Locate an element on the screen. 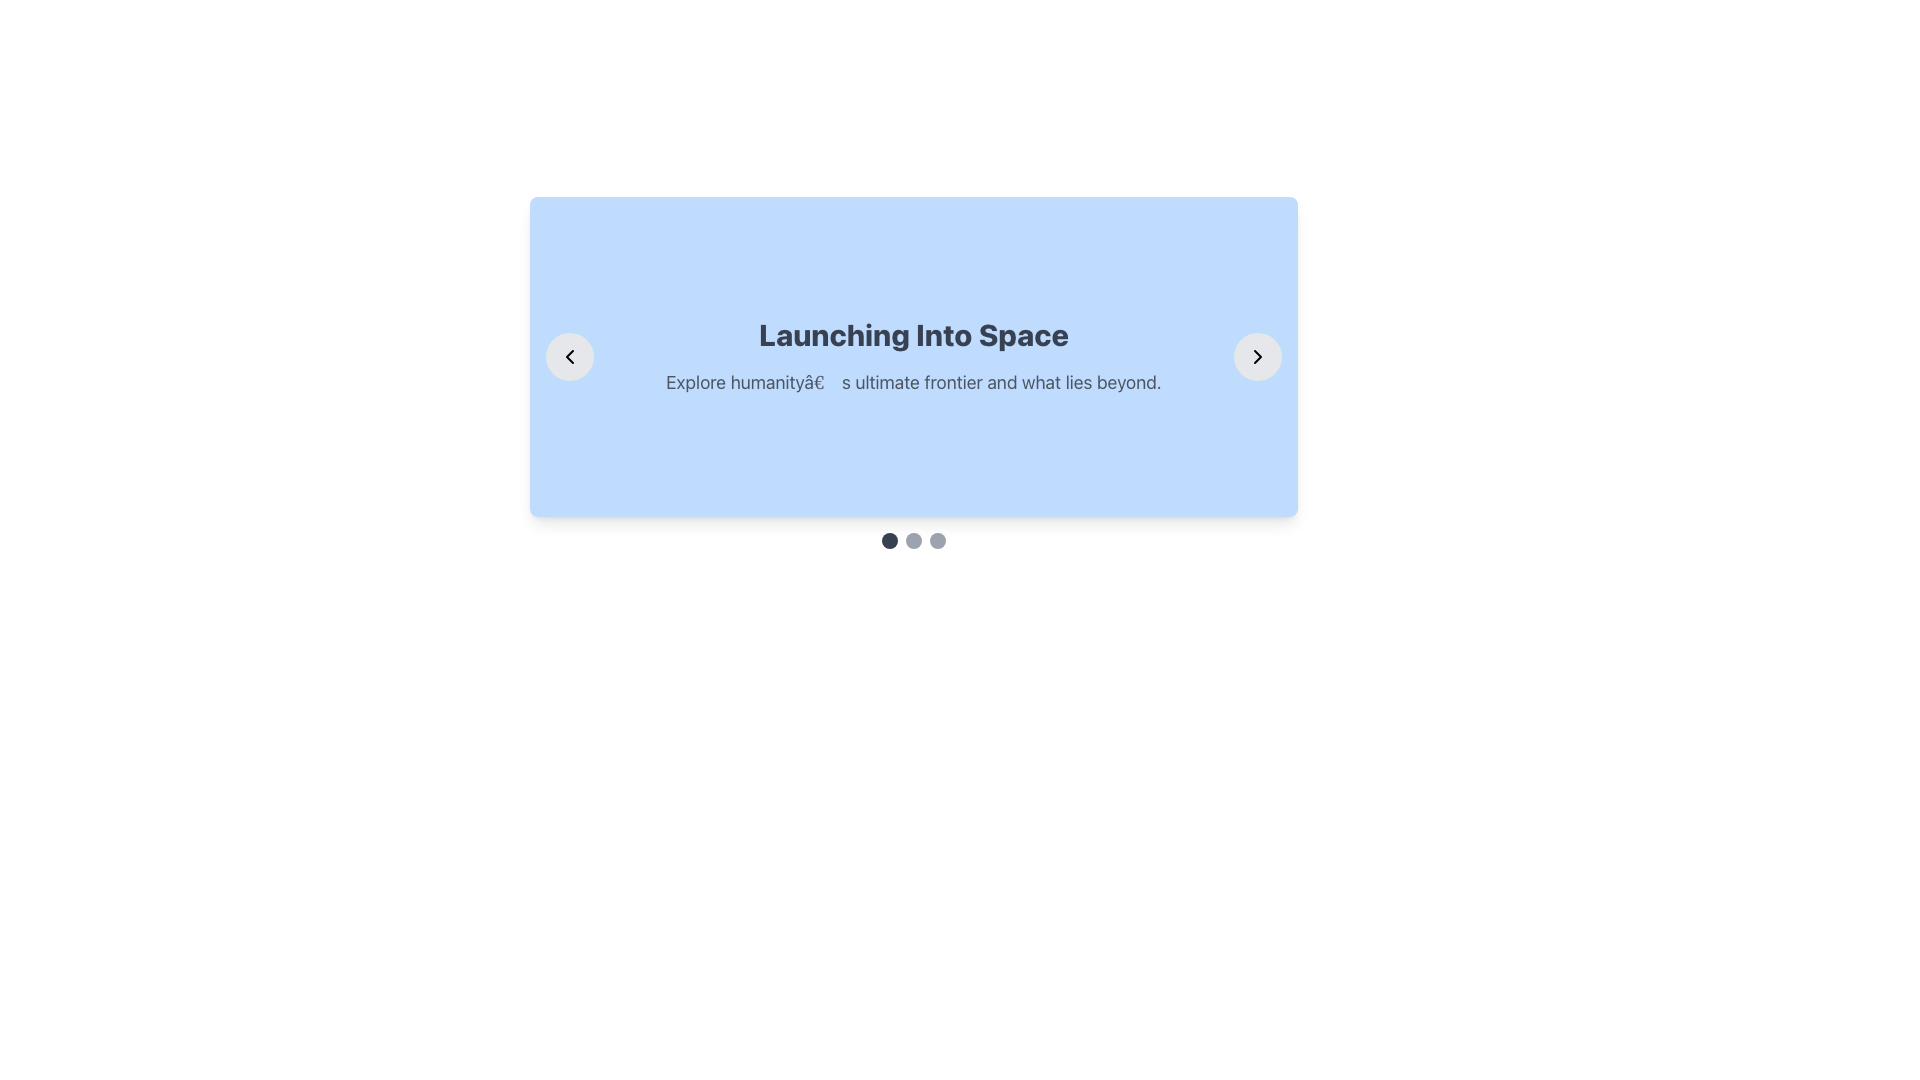 Image resolution: width=1920 pixels, height=1080 pixels. the middle circular button of the Carousel navigation, which is lighter in color than the adjacent darker buttons is located at coordinates (912, 540).